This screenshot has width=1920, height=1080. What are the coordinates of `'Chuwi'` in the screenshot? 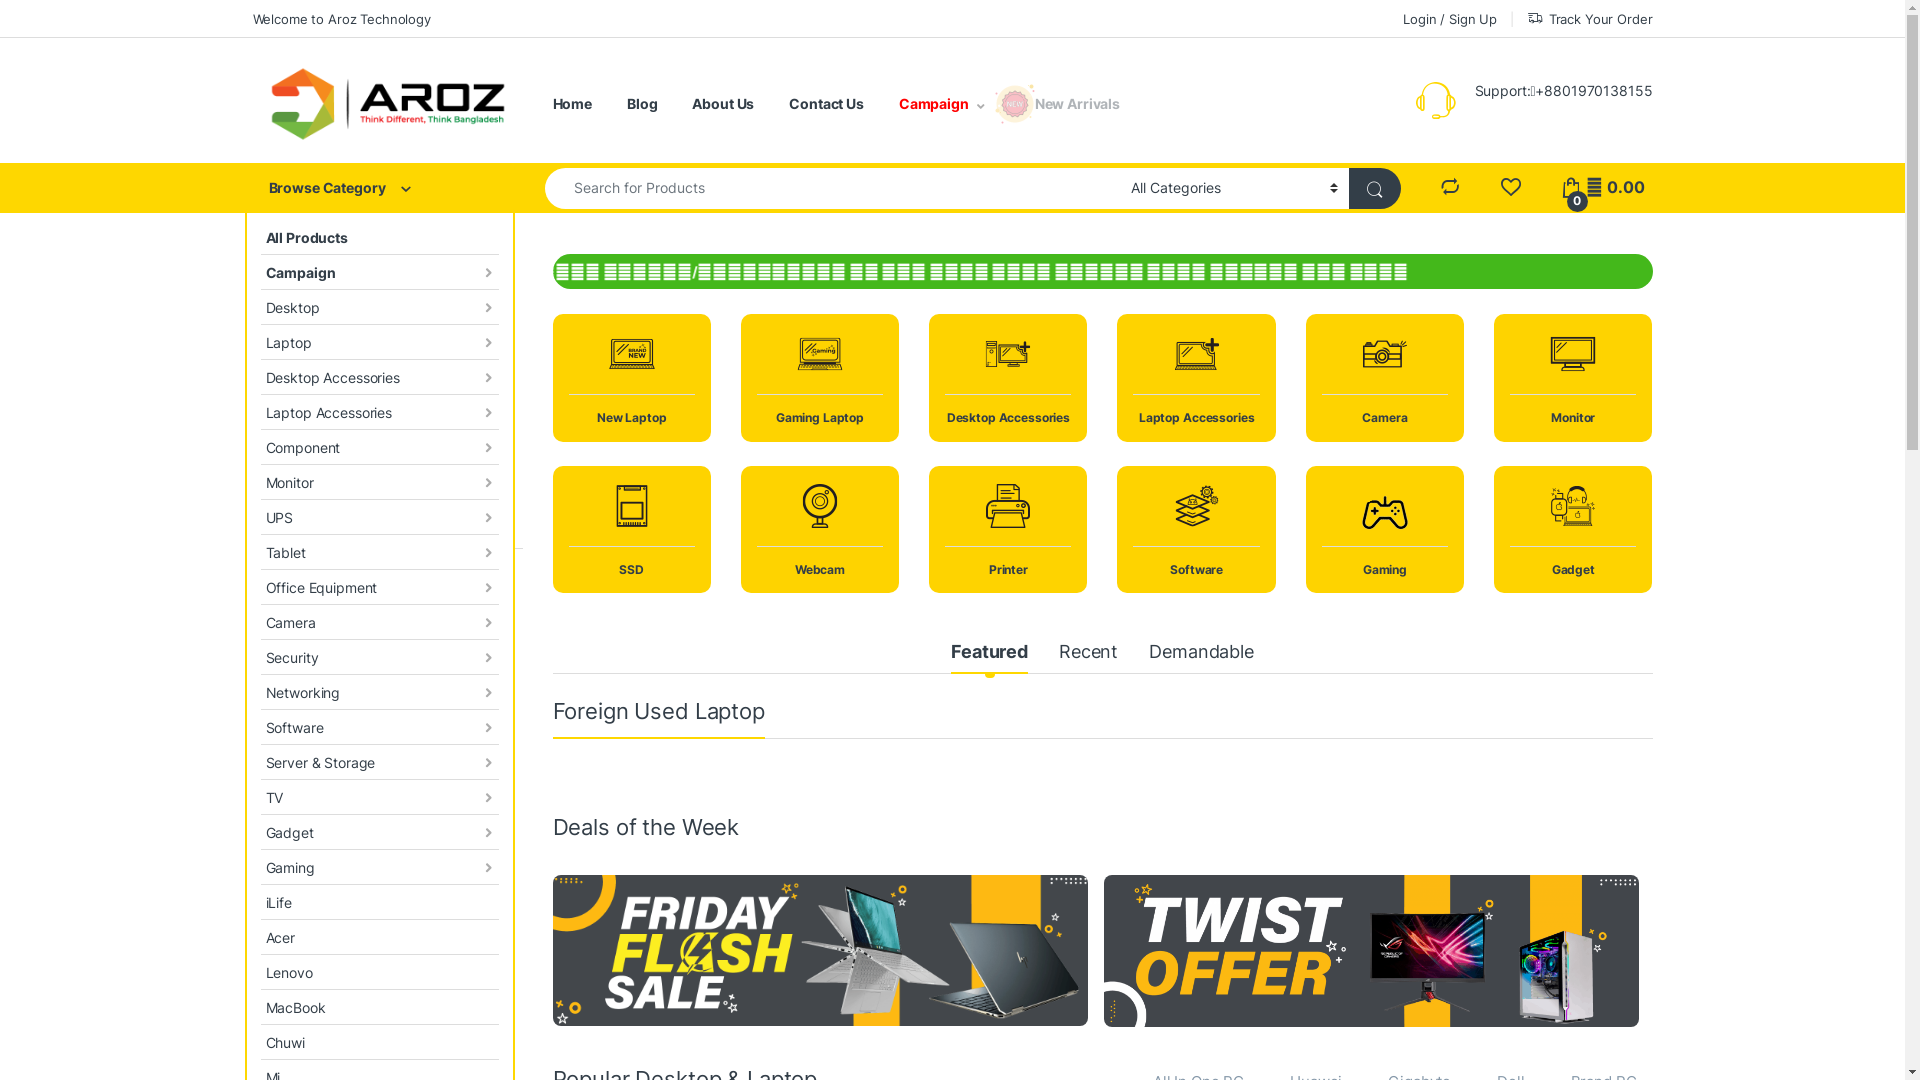 It's located at (379, 1041).